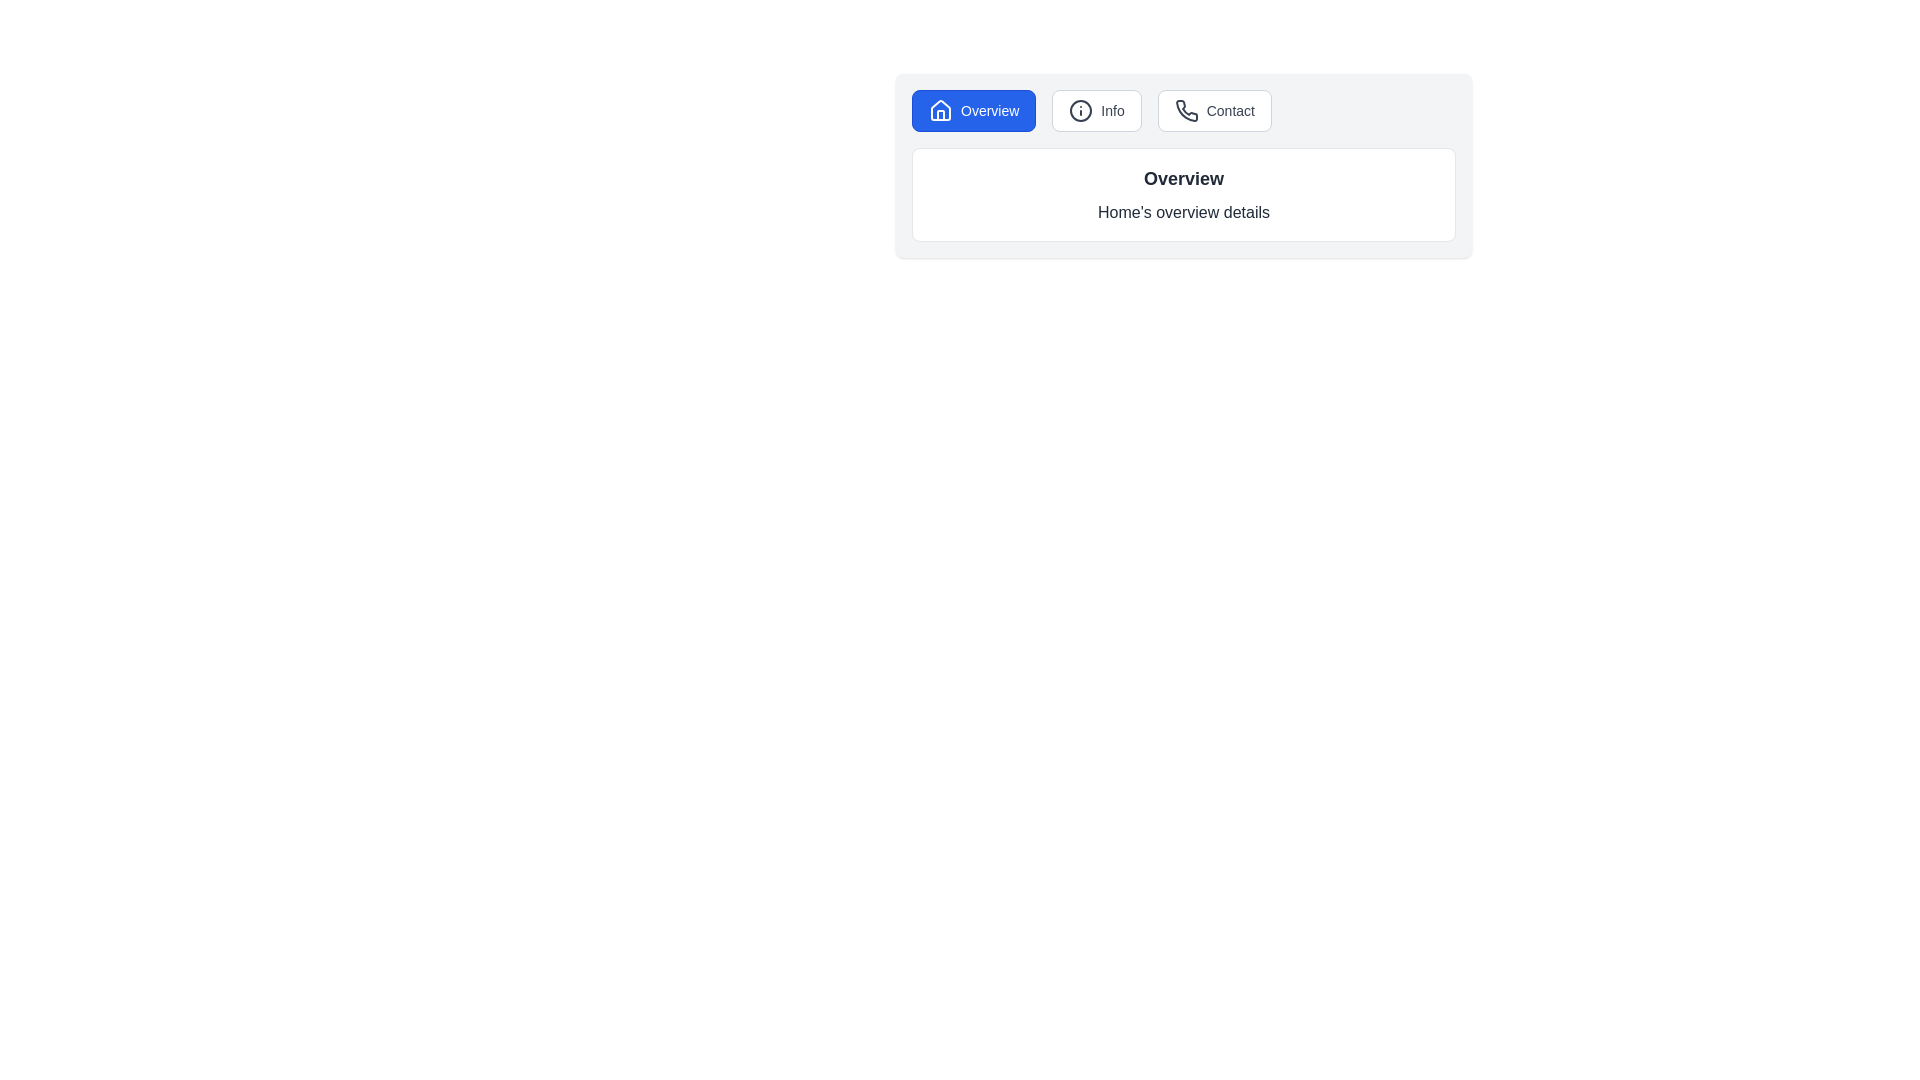 This screenshot has width=1920, height=1080. What do you see at coordinates (1213, 111) in the screenshot?
I see `the Contact tab to view its content` at bounding box center [1213, 111].